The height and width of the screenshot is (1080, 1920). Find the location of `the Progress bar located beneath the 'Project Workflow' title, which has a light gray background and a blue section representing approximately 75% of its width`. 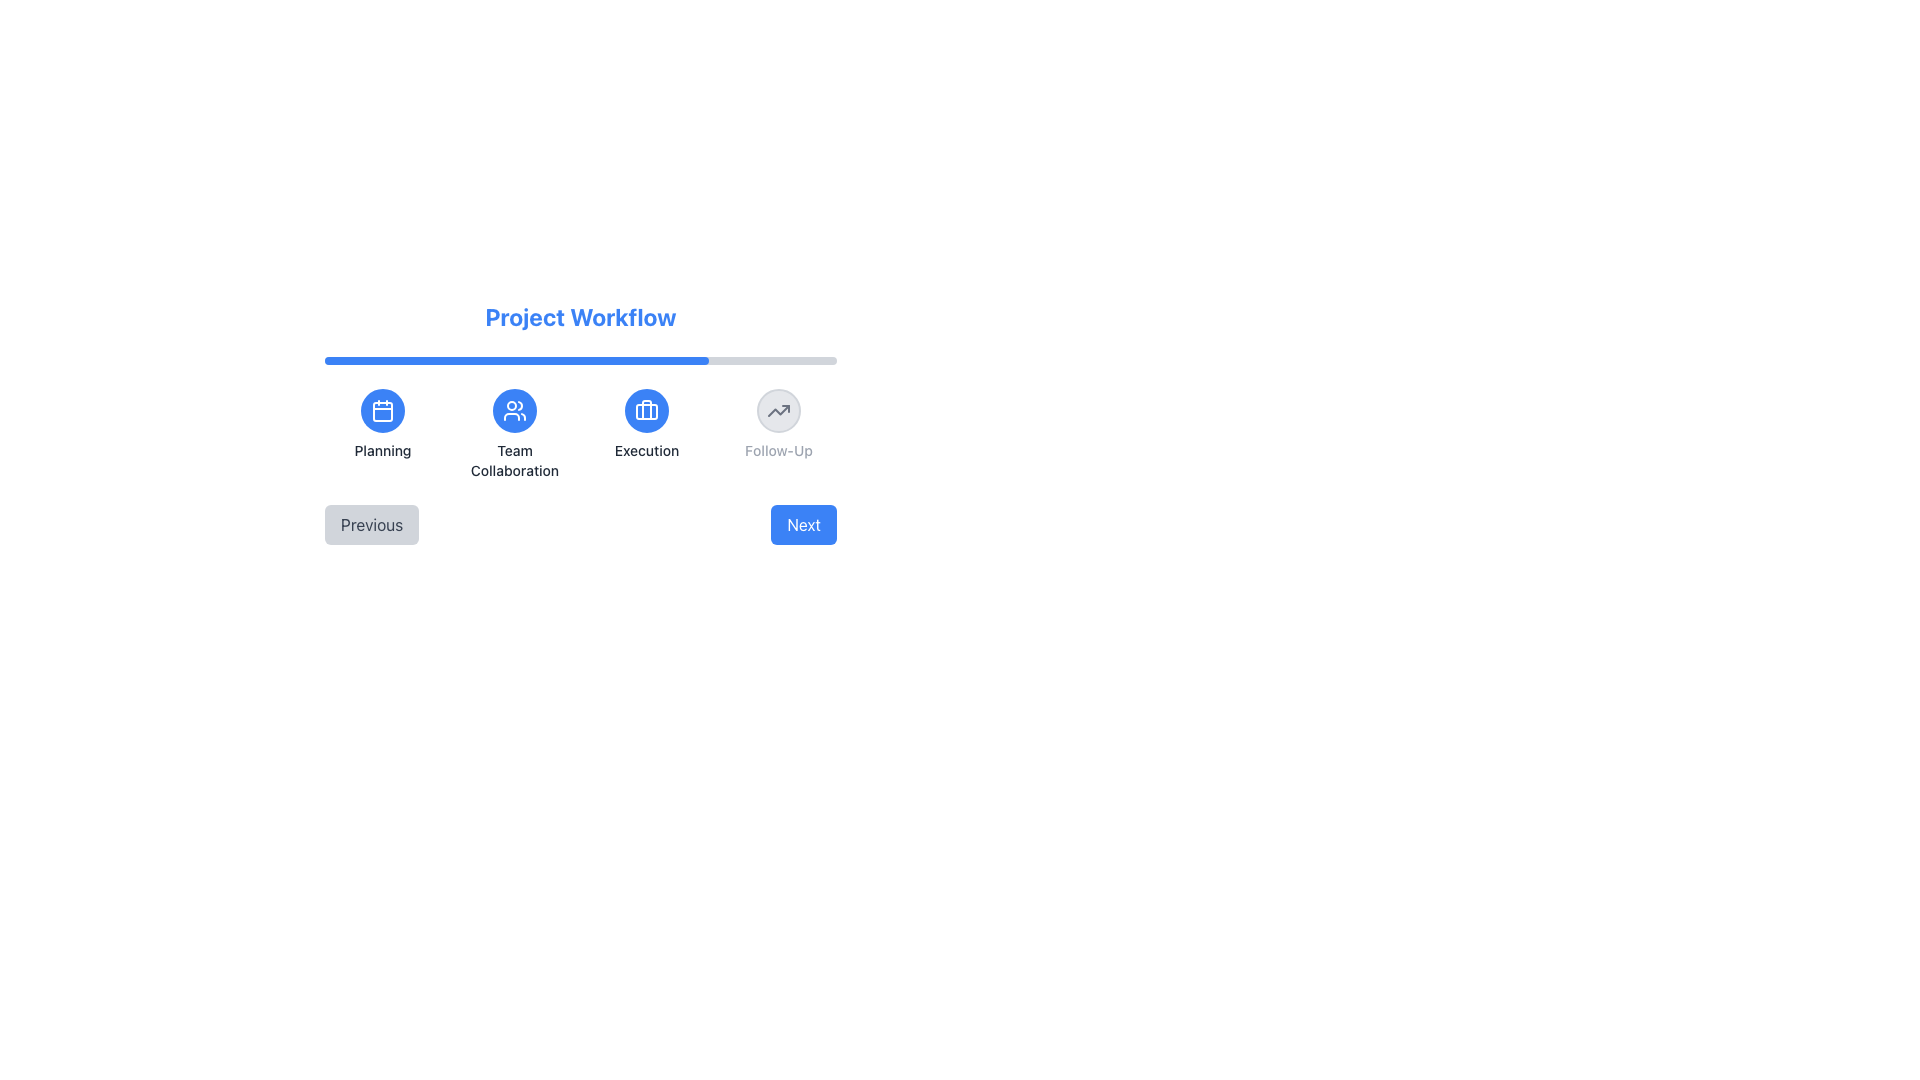

the Progress bar located beneath the 'Project Workflow' title, which has a light gray background and a blue section representing approximately 75% of its width is located at coordinates (579, 361).